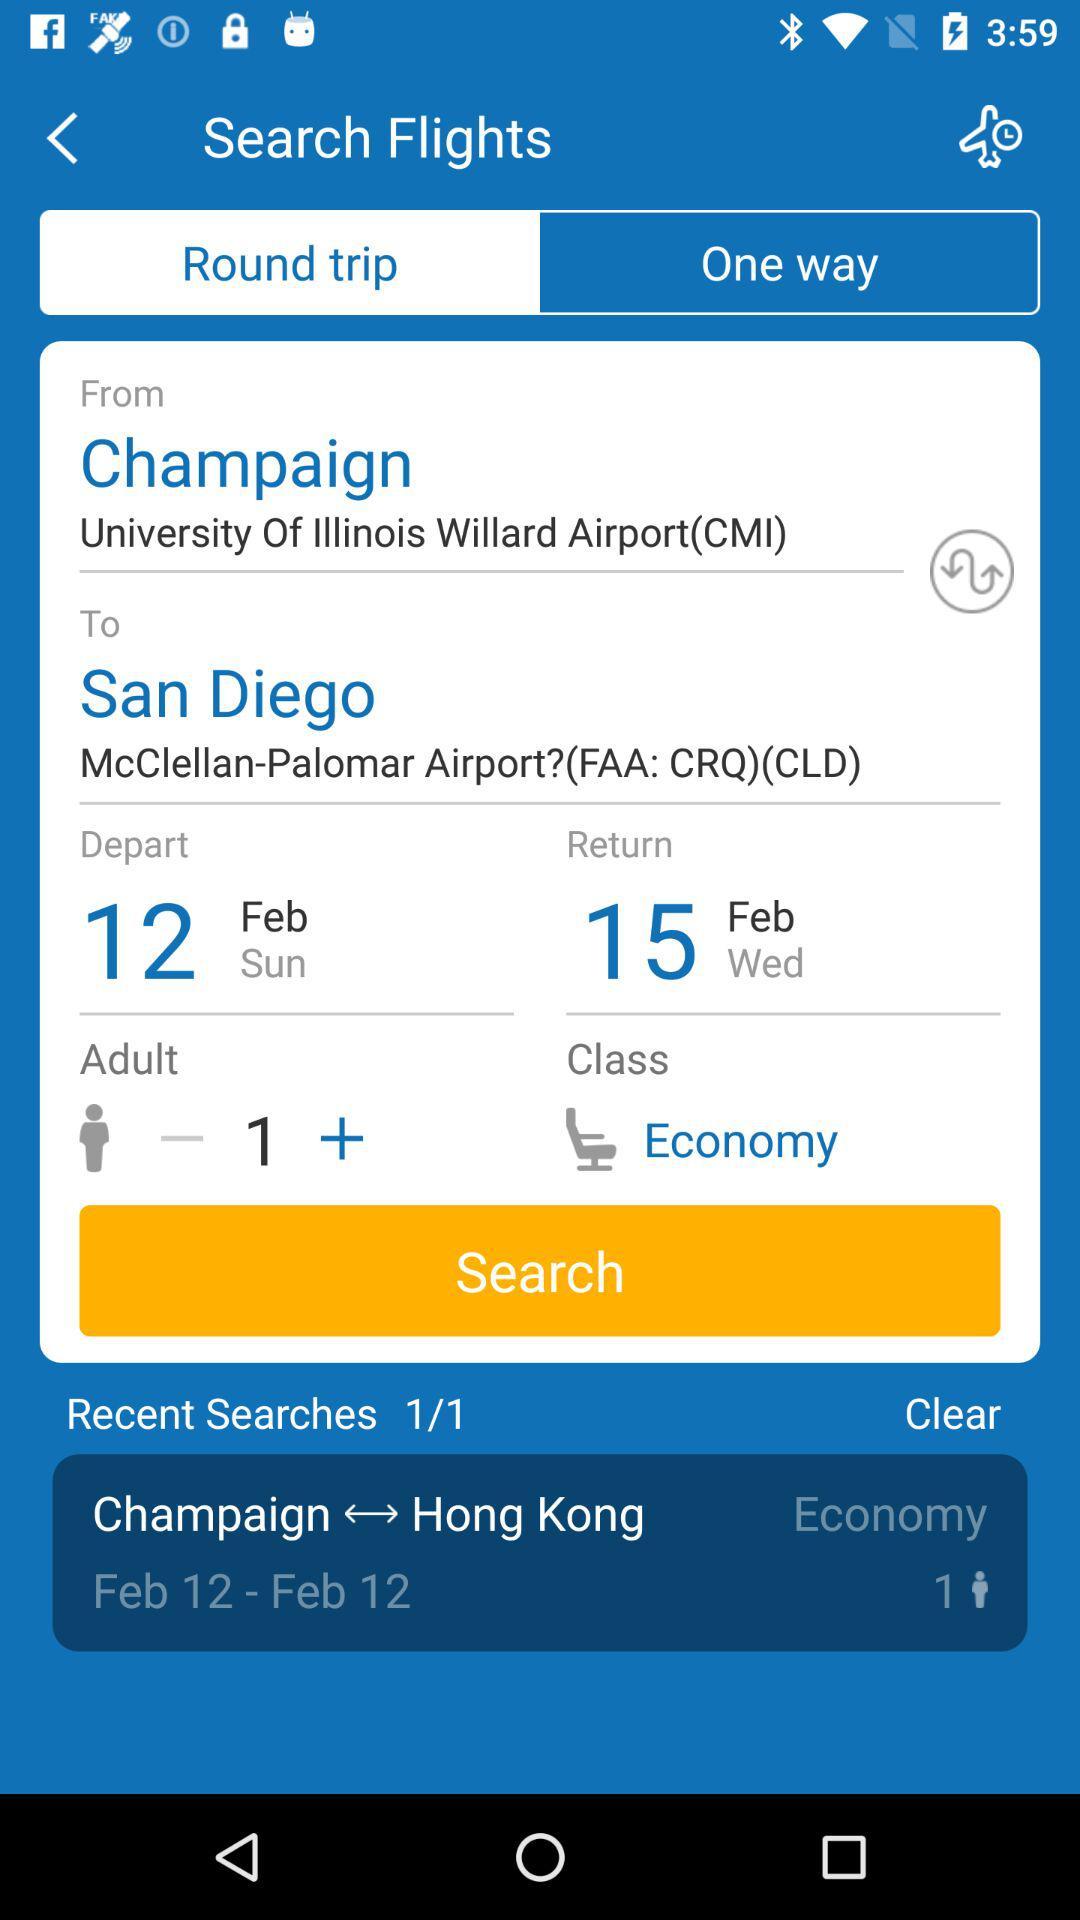 The width and height of the screenshot is (1080, 1920). Describe the element at coordinates (334, 1138) in the screenshot. I see `item next to the 1 icon` at that location.